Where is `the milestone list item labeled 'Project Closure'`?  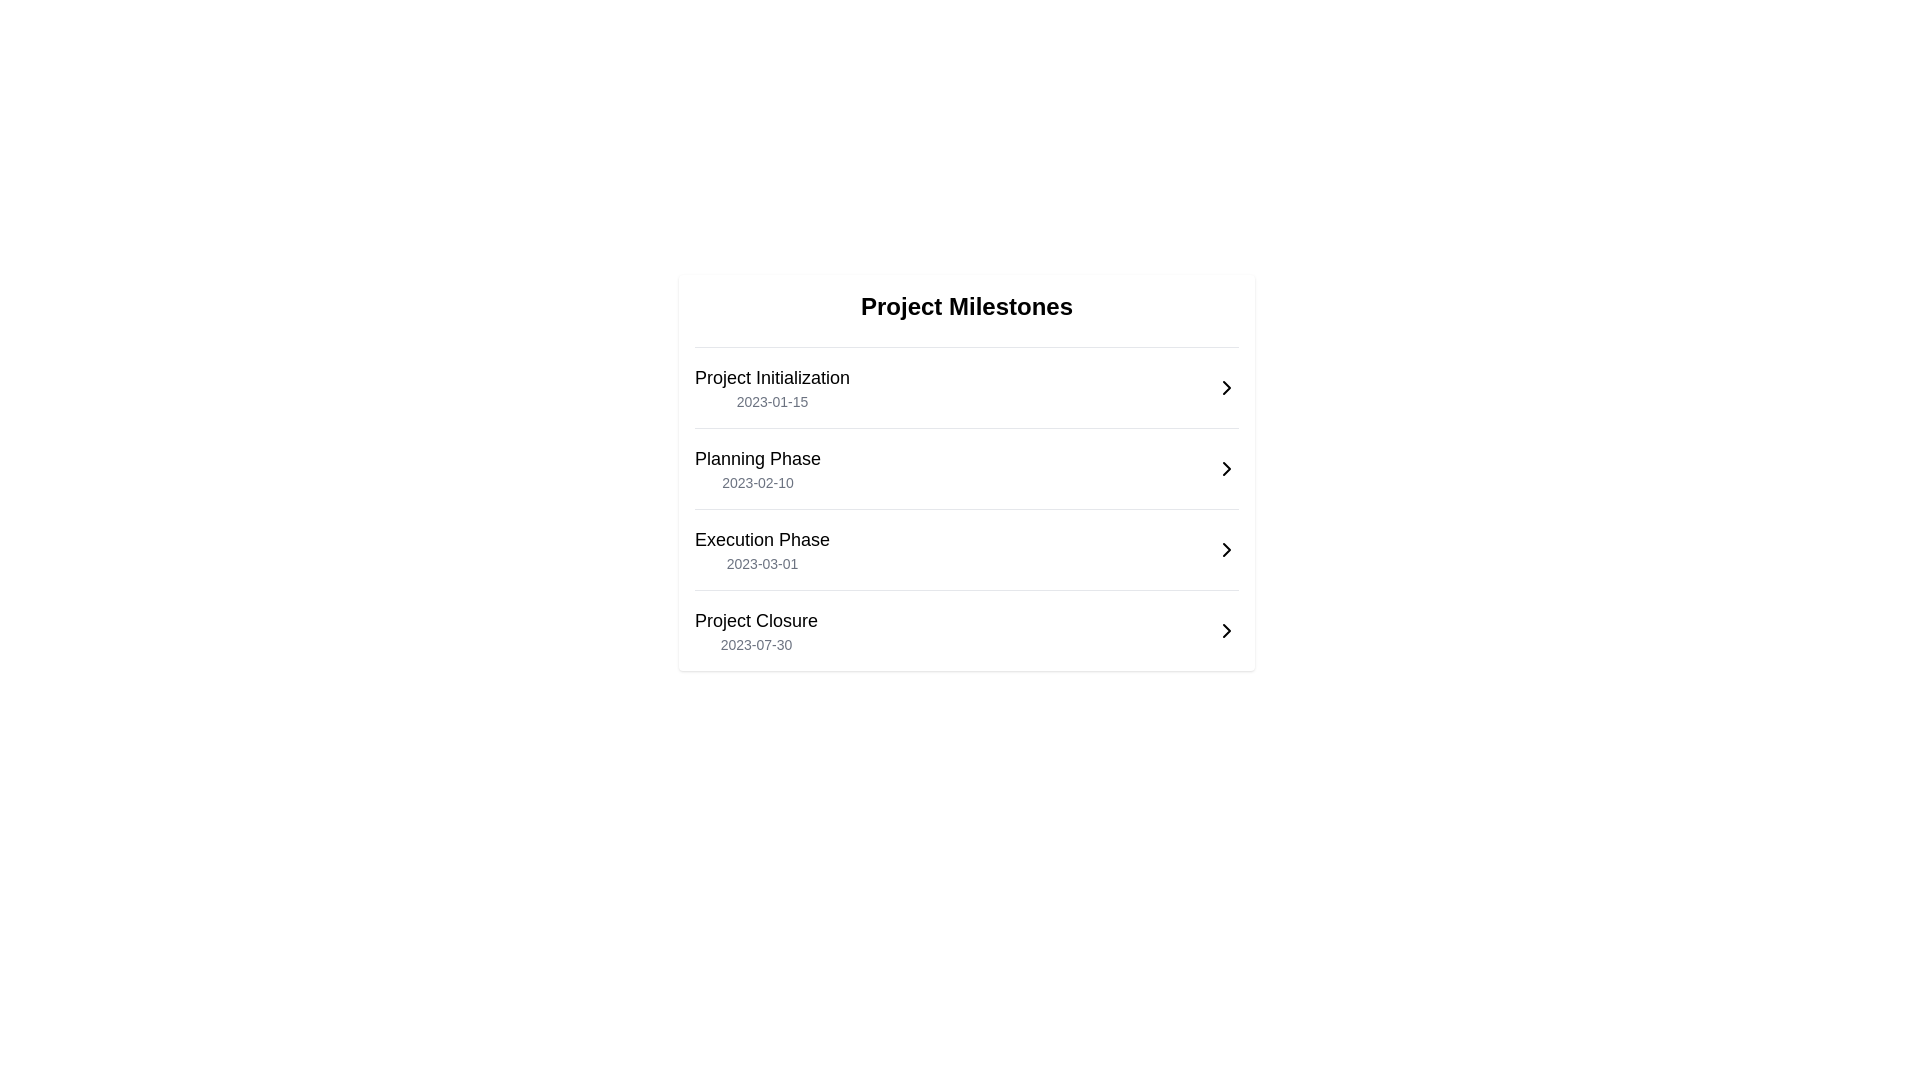 the milestone list item labeled 'Project Closure' is located at coordinates (966, 631).